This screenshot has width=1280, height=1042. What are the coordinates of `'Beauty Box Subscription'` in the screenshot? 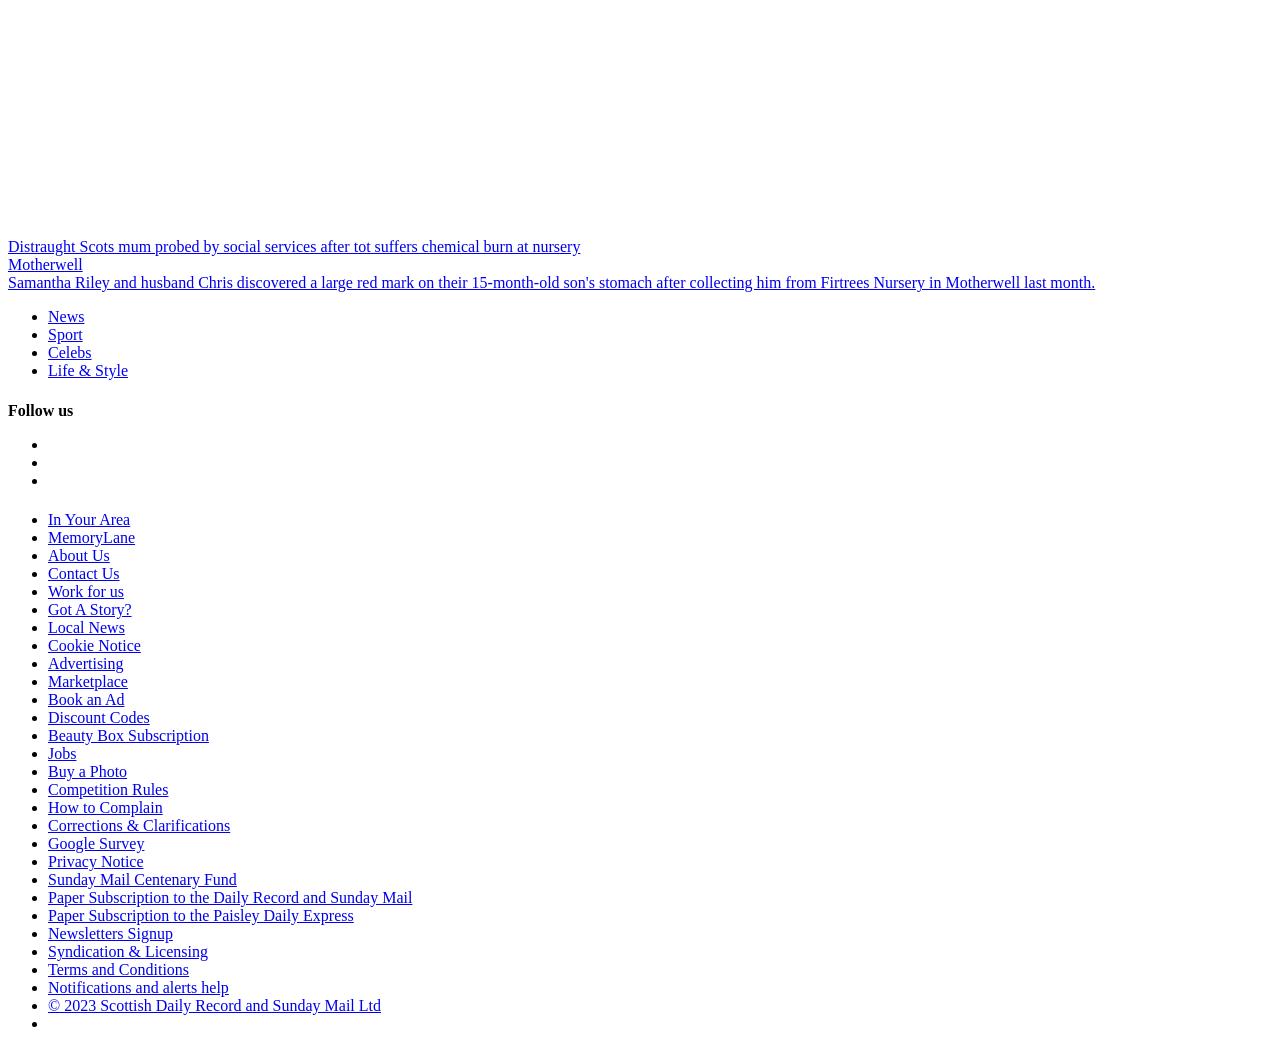 It's located at (127, 733).